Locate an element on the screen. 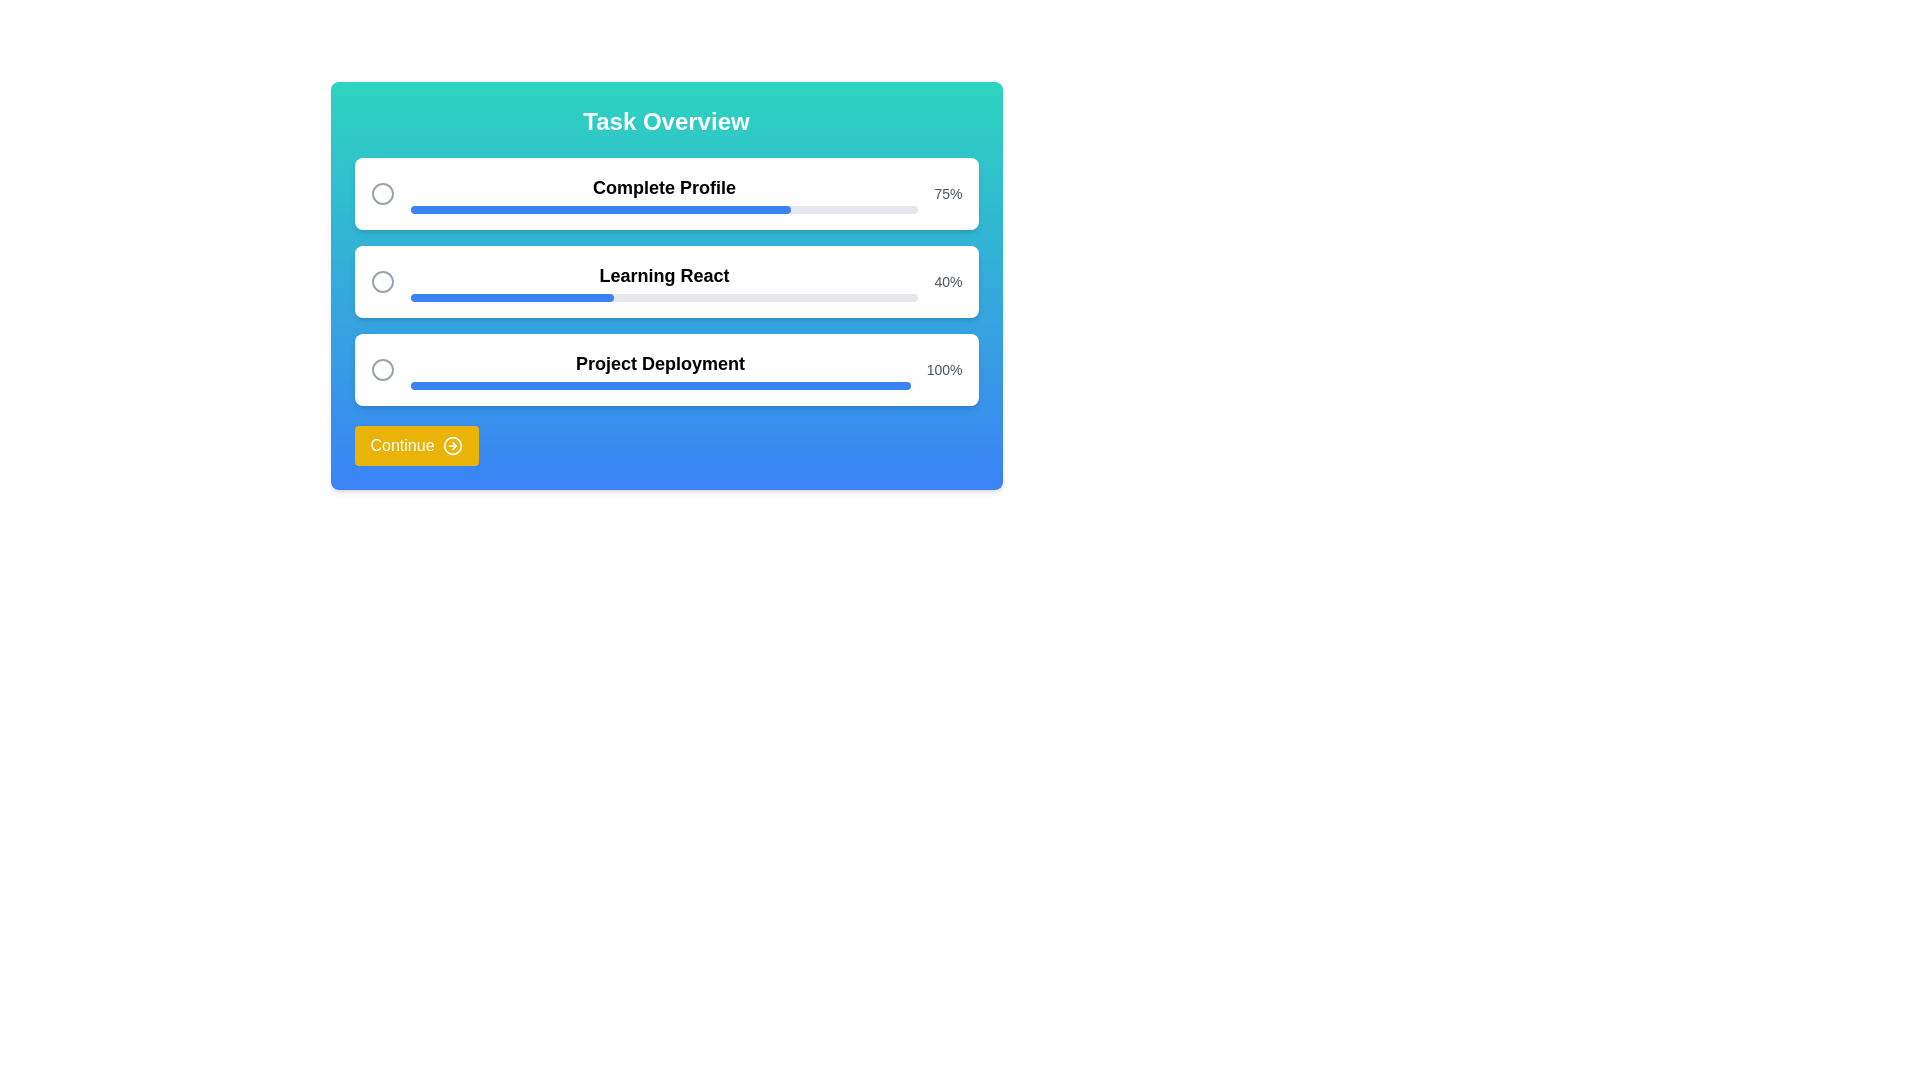 The image size is (1920, 1080). the progress bar that visually represents the progress of the 'Learning React' task, showing 40% completion, located below the text 'Learning React' is located at coordinates (664, 297).